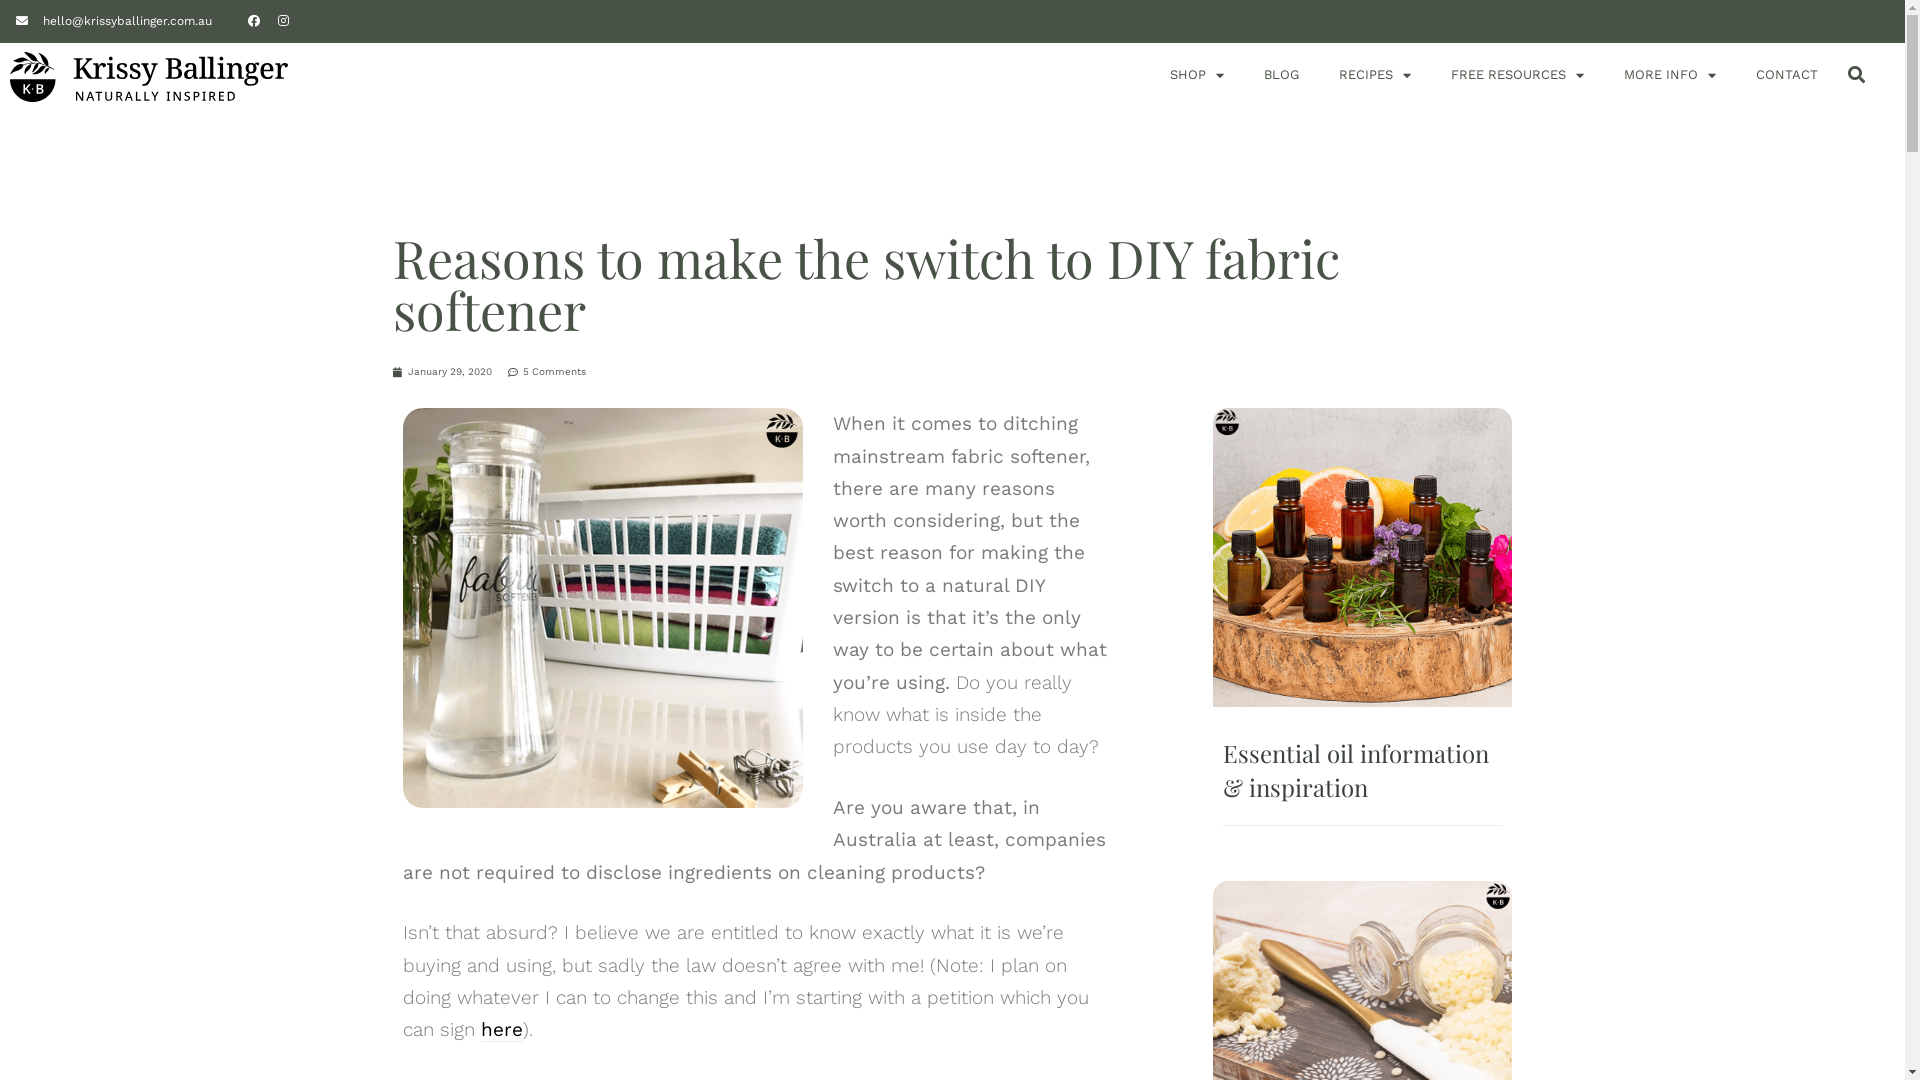 The height and width of the screenshot is (1080, 1920). I want to click on 'Essential oil information & inspiration', so click(1356, 769).